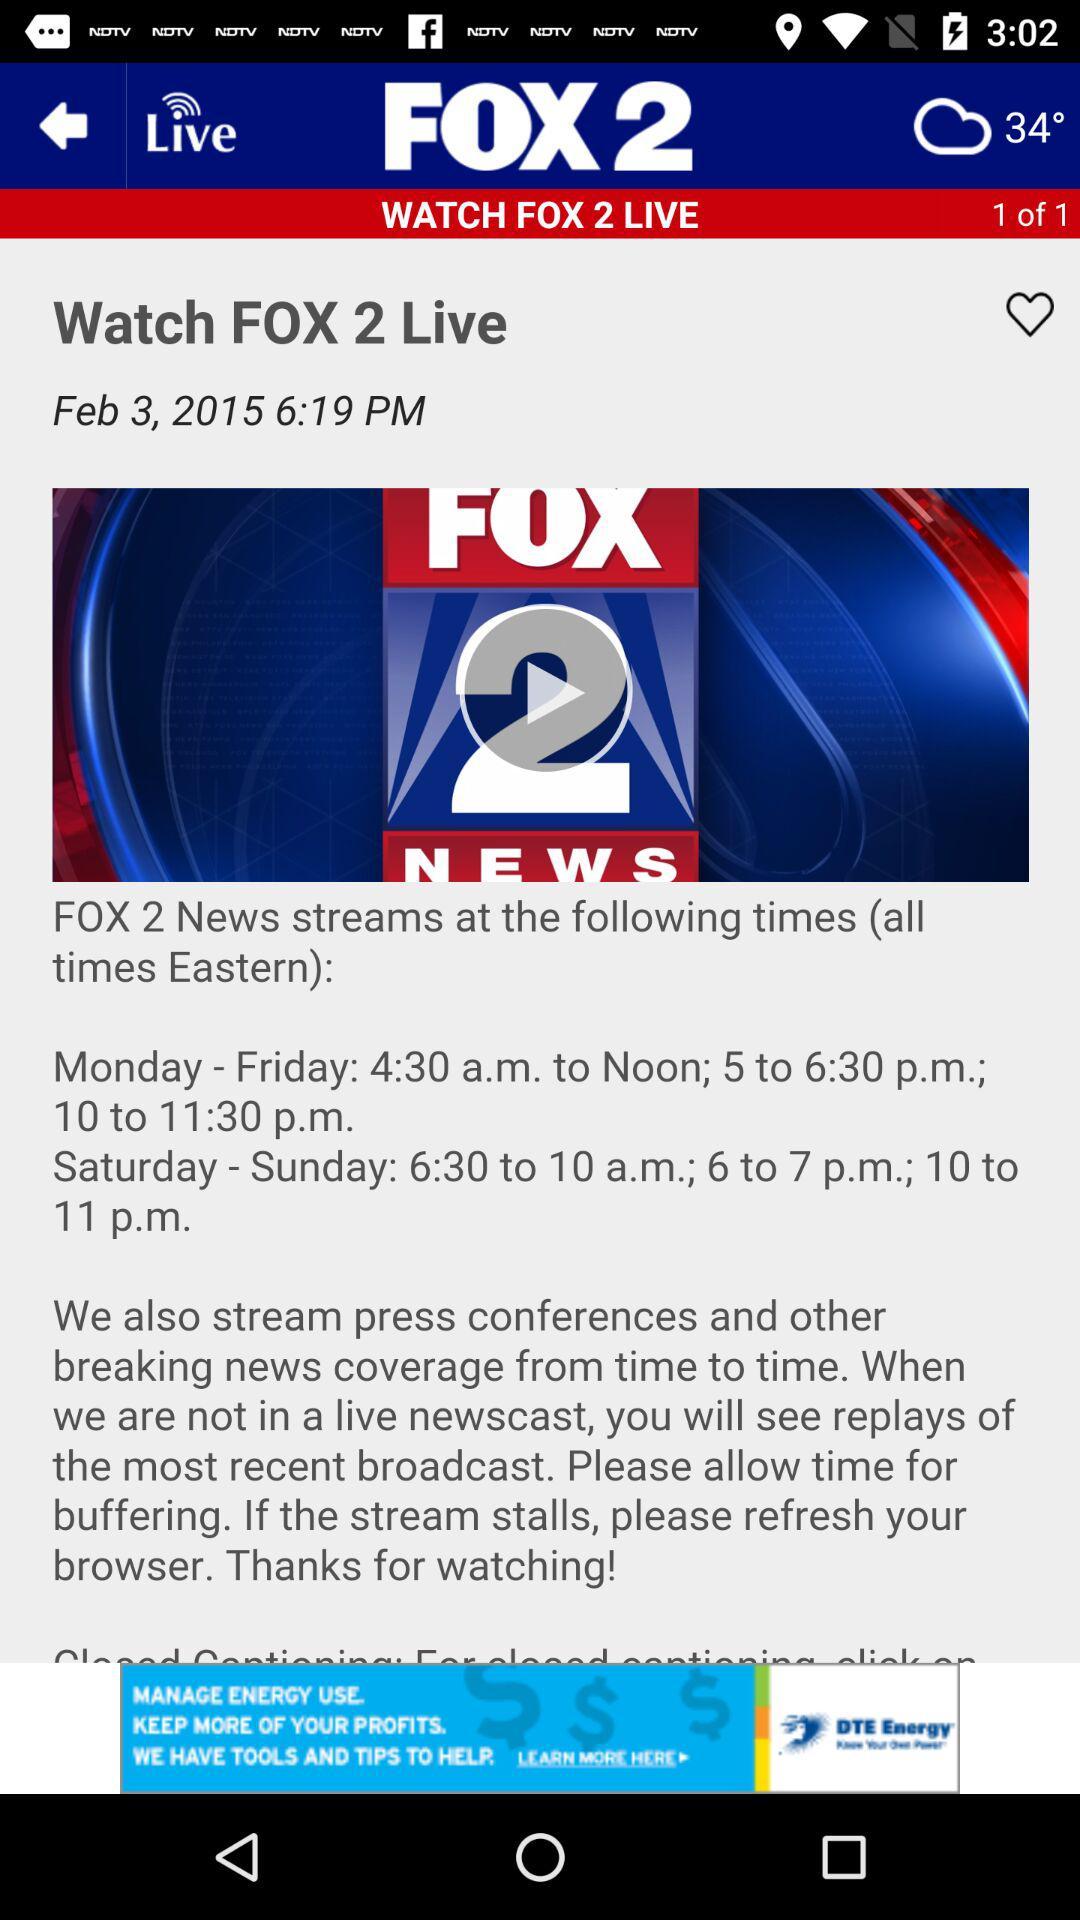  Describe the element at coordinates (61, 124) in the screenshot. I see `previous` at that location.